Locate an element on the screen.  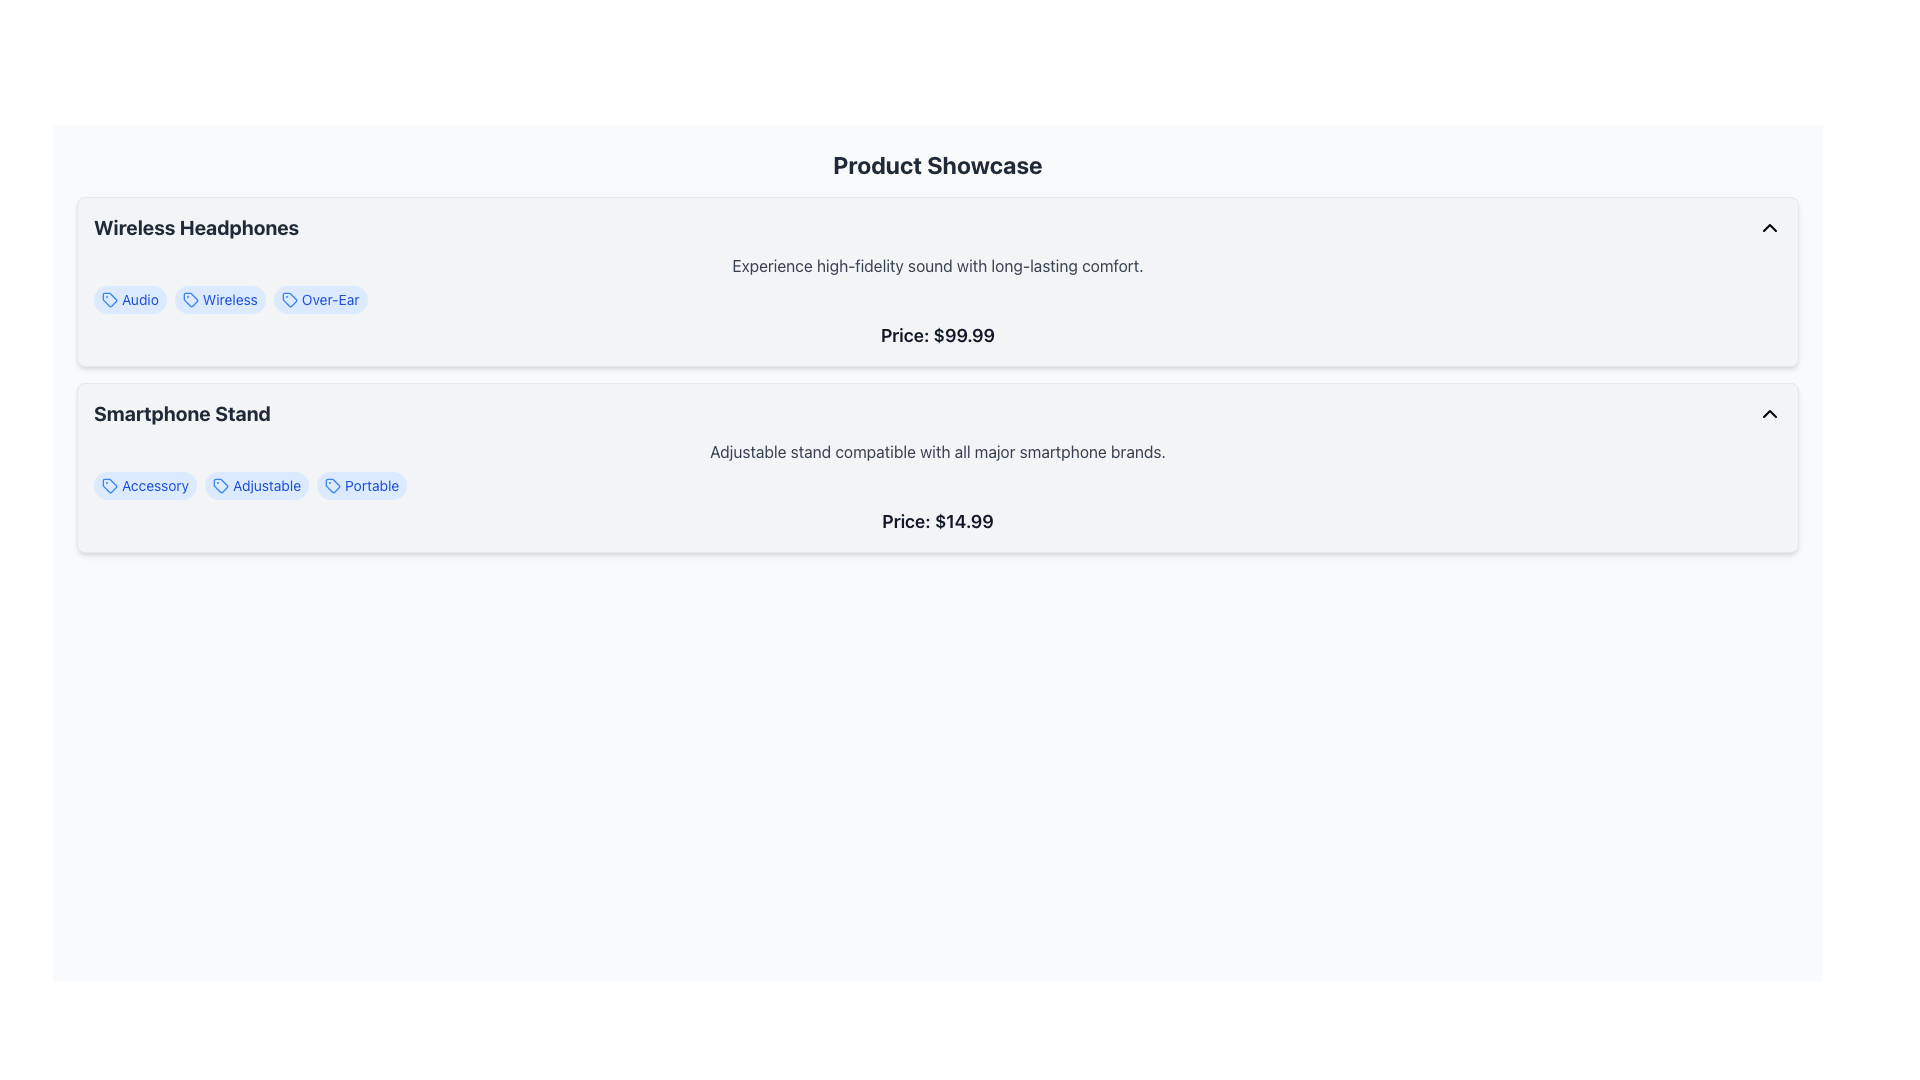
the adjustable icon, which is located to the left of the text 'Adjustable' in a group of elements labeled 'Accessory', 'Adjustable', and 'Portable' is located at coordinates (221, 486).